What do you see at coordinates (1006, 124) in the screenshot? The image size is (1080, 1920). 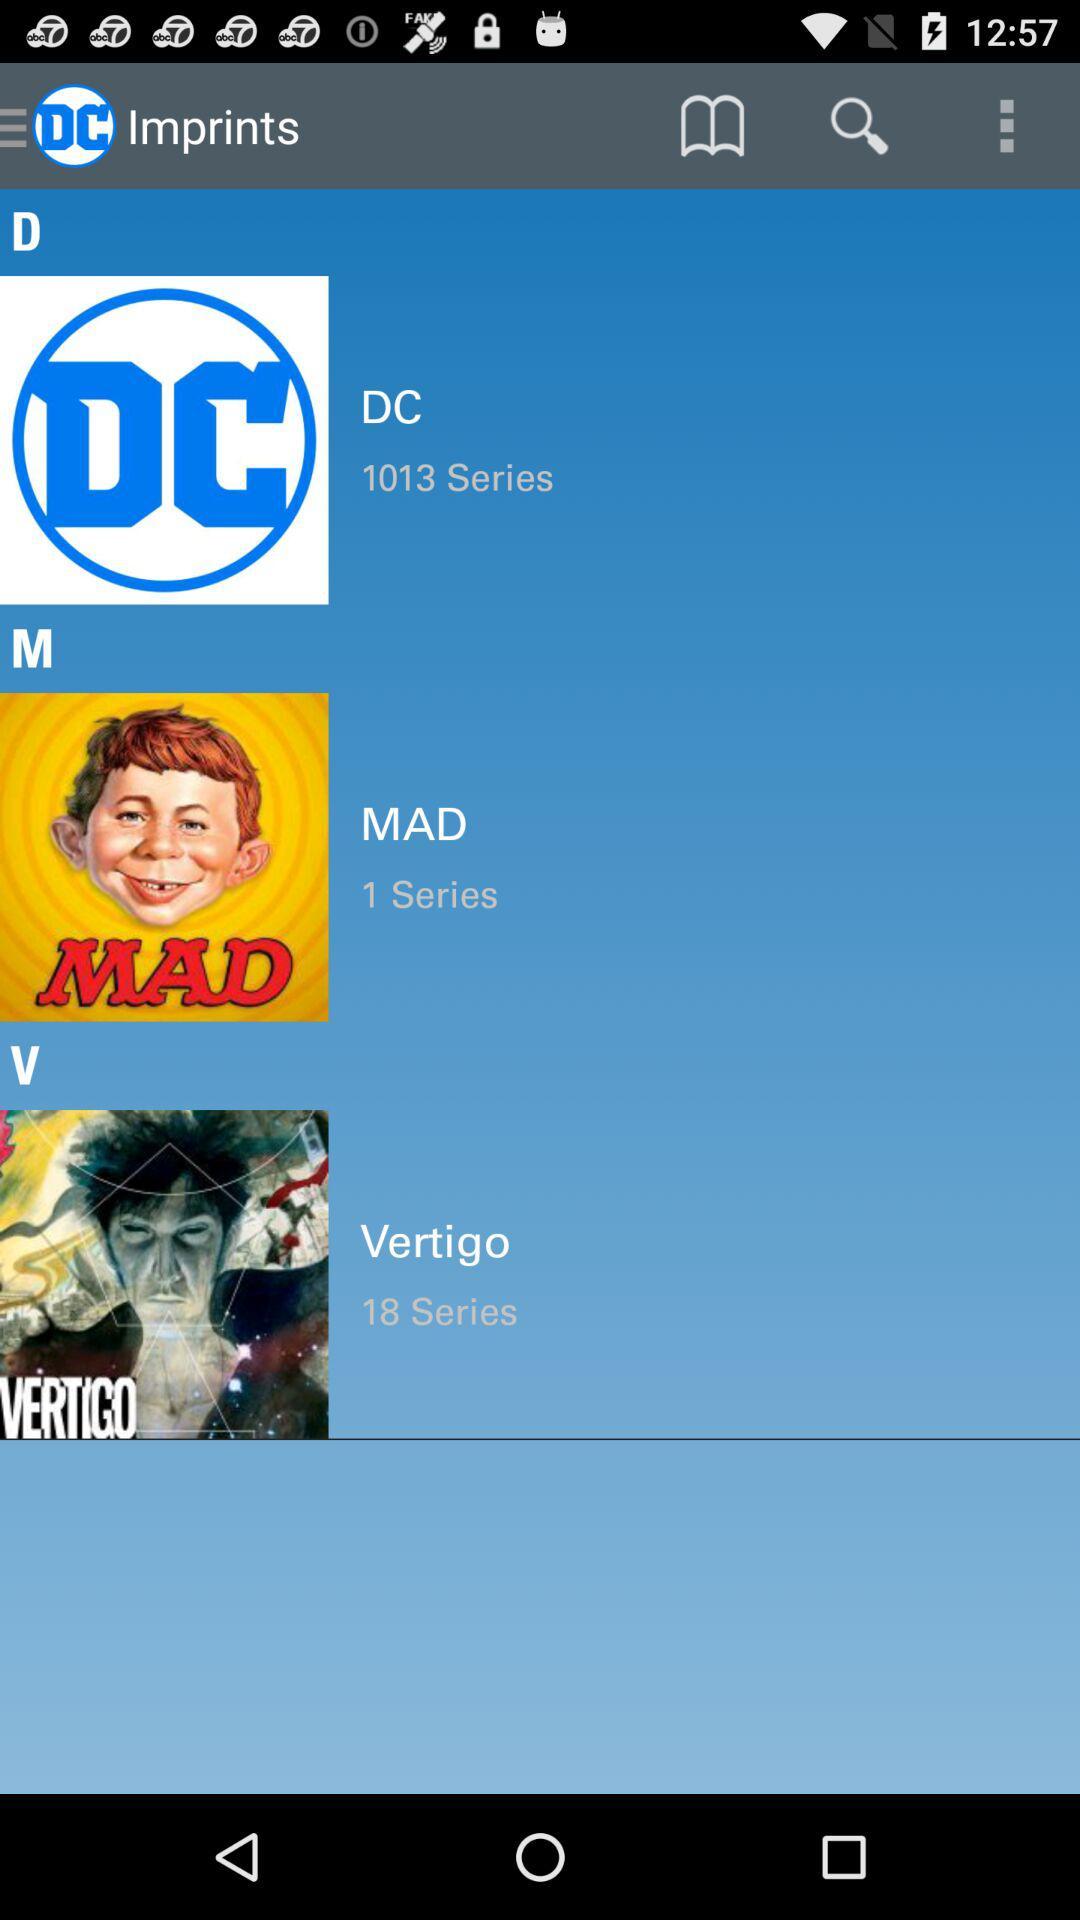 I see `item above the d icon` at bounding box center [1006, 124].